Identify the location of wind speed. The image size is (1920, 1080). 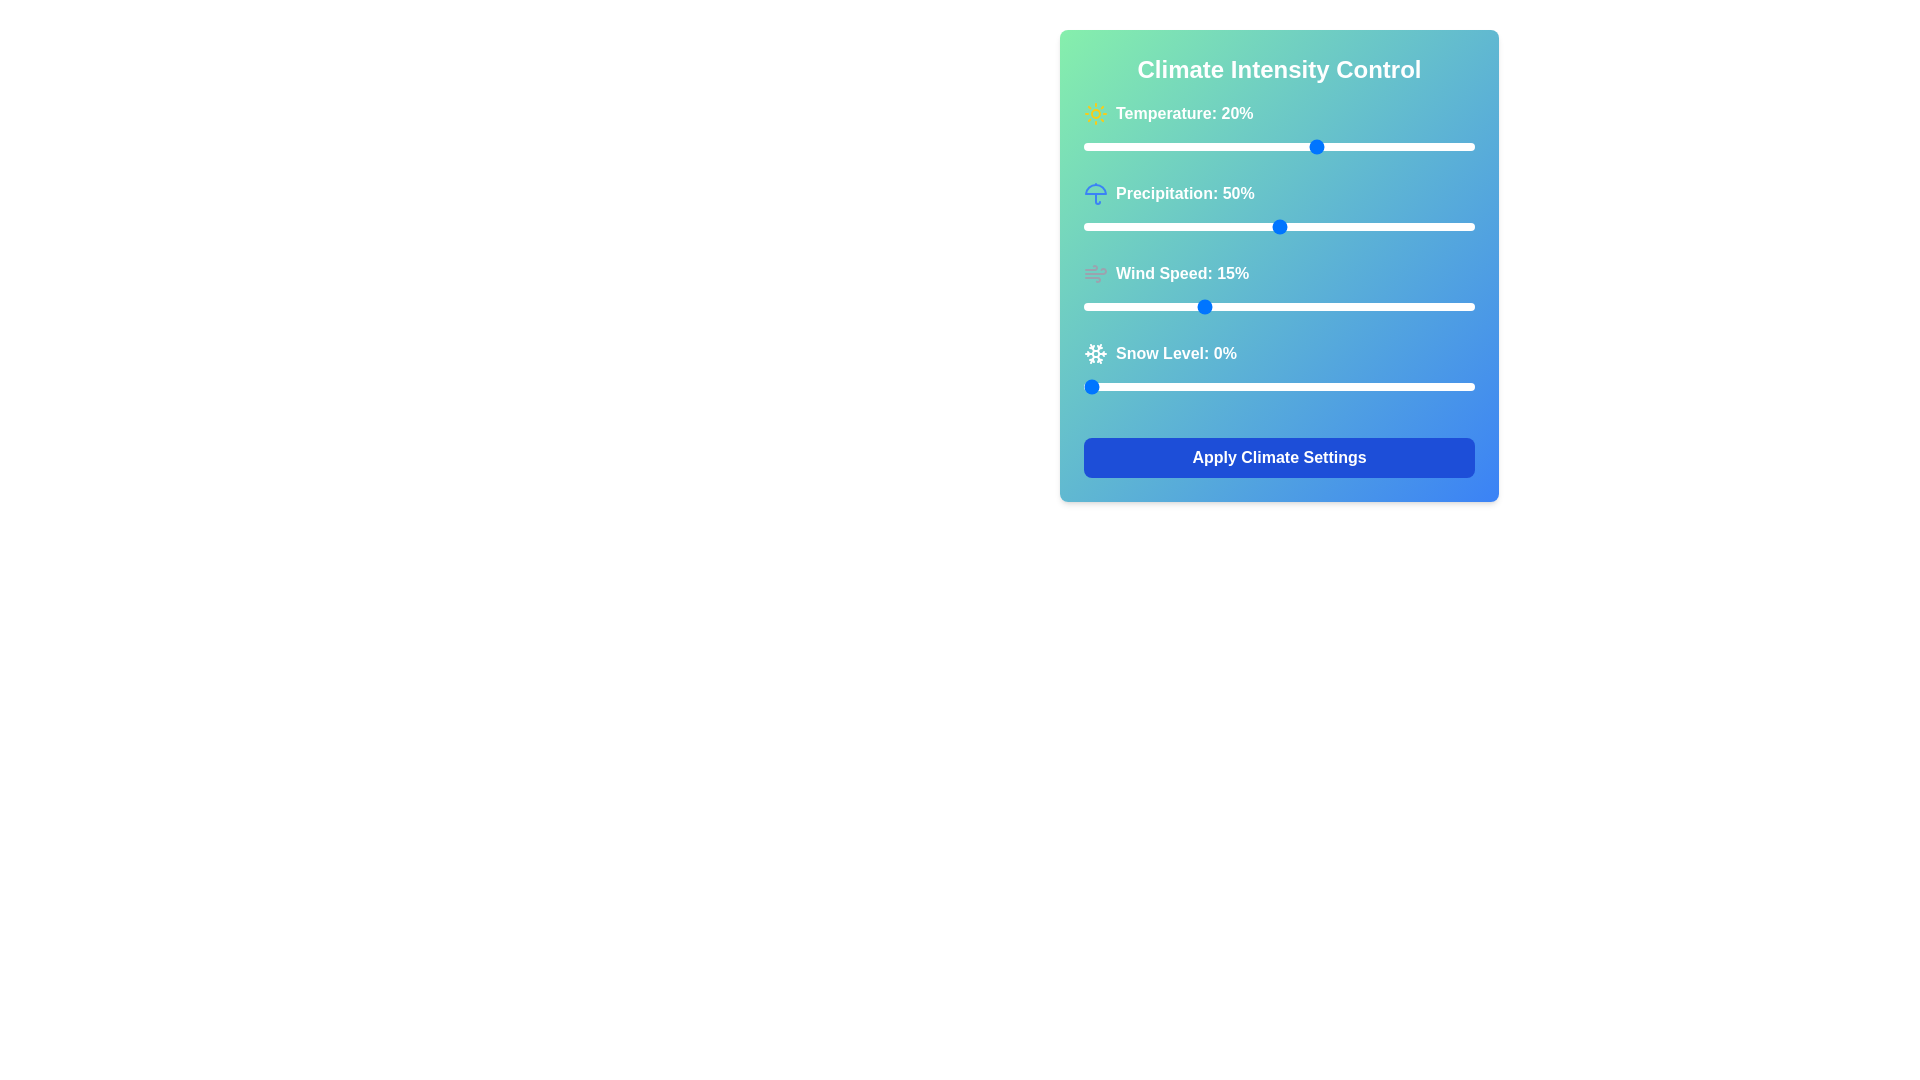
(1185, 307).